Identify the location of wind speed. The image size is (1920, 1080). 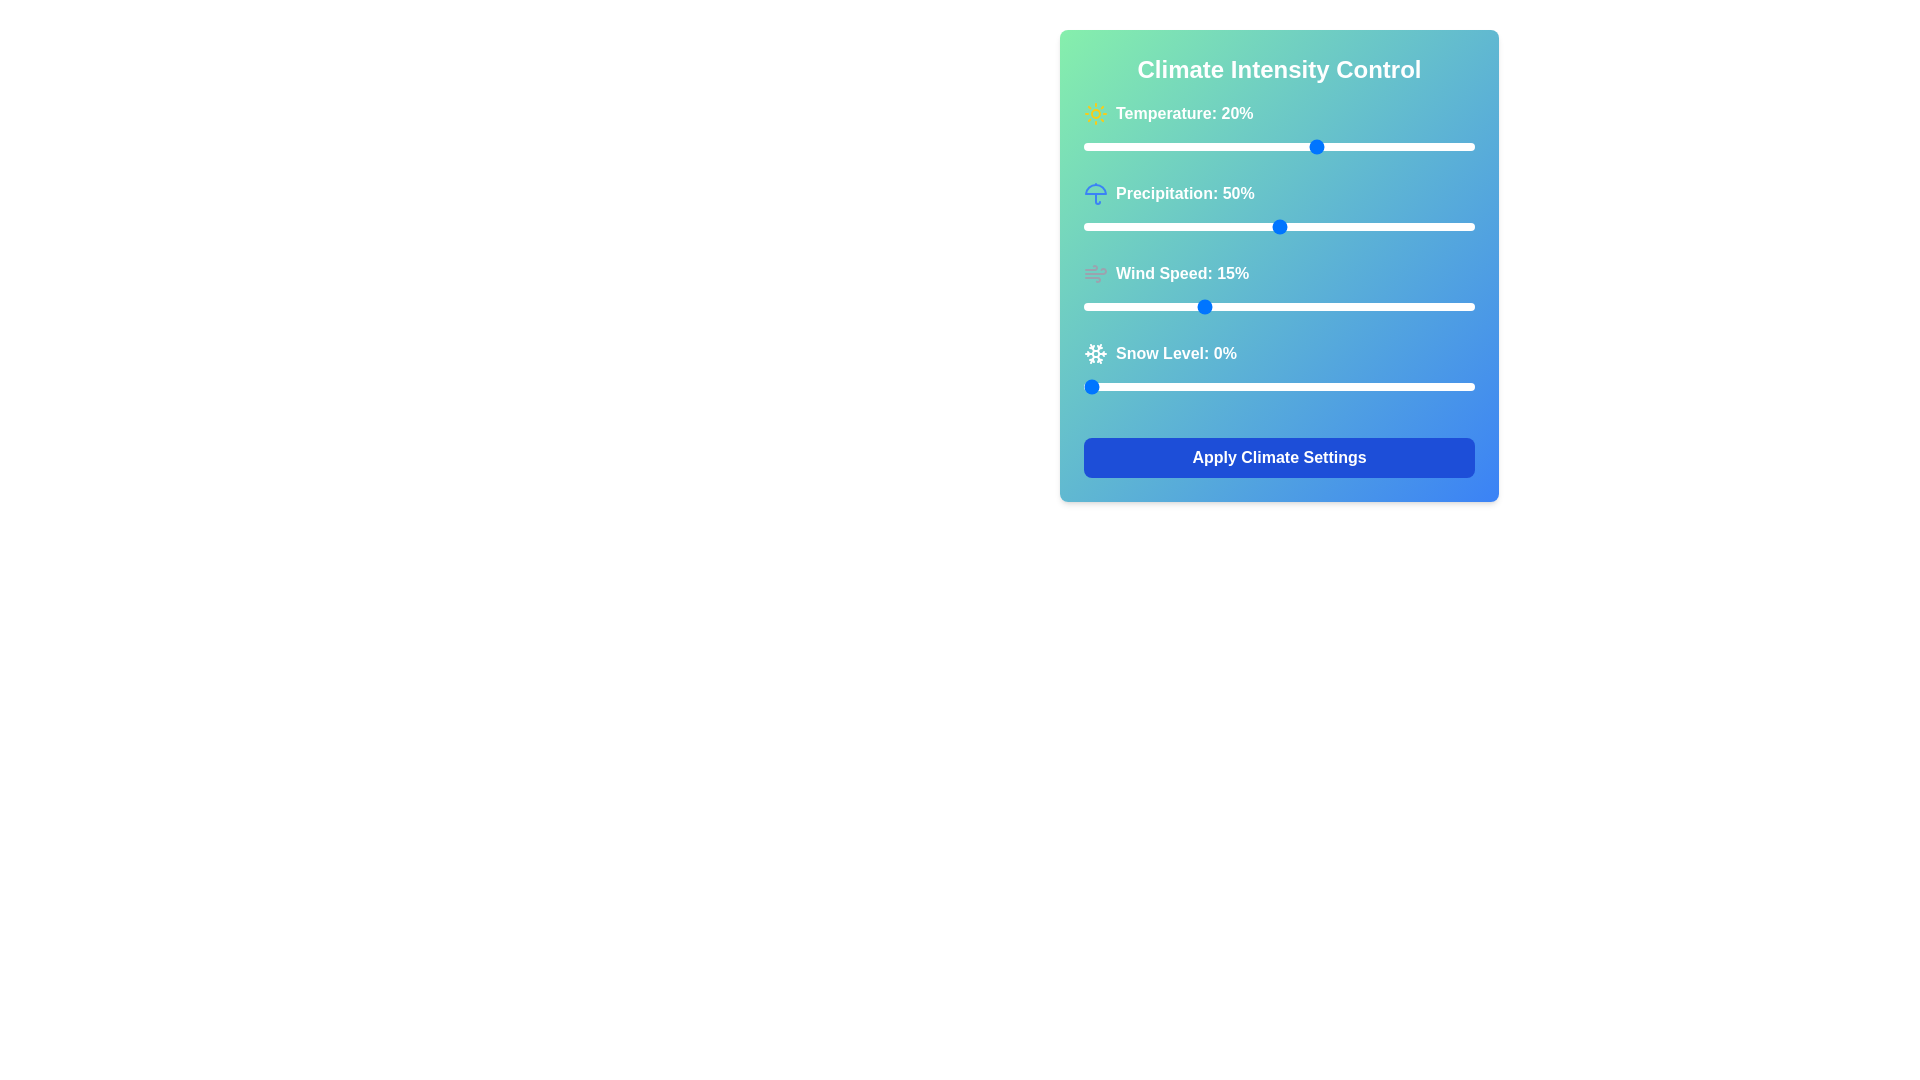
(1185, 307).